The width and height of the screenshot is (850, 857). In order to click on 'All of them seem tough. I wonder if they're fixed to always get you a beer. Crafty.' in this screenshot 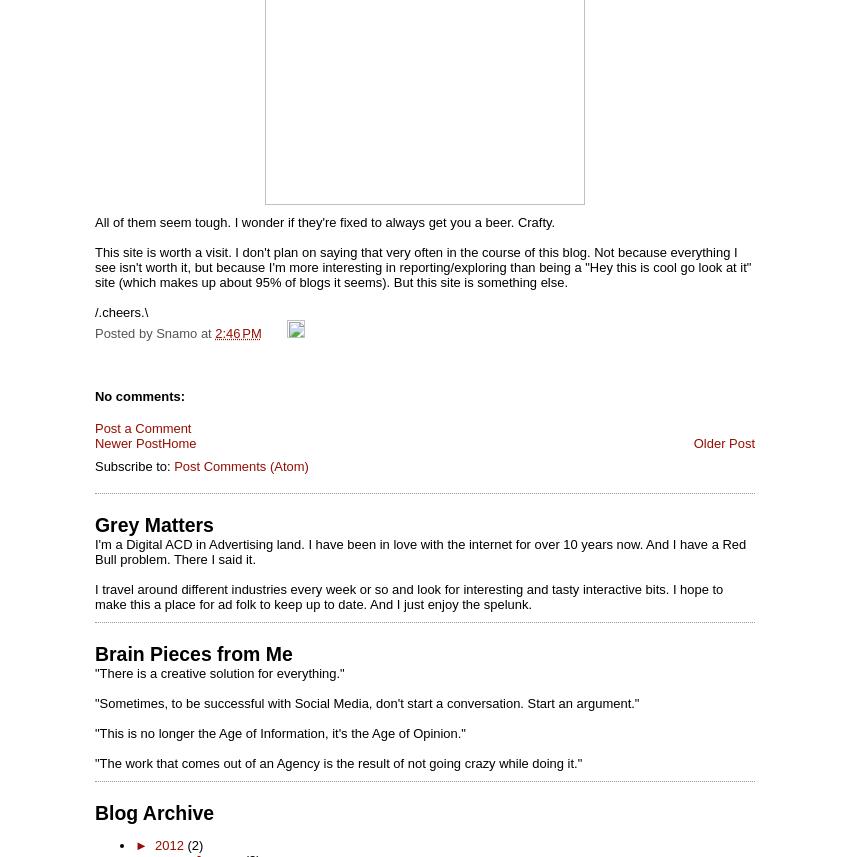, I will do `click(325, 221)`.